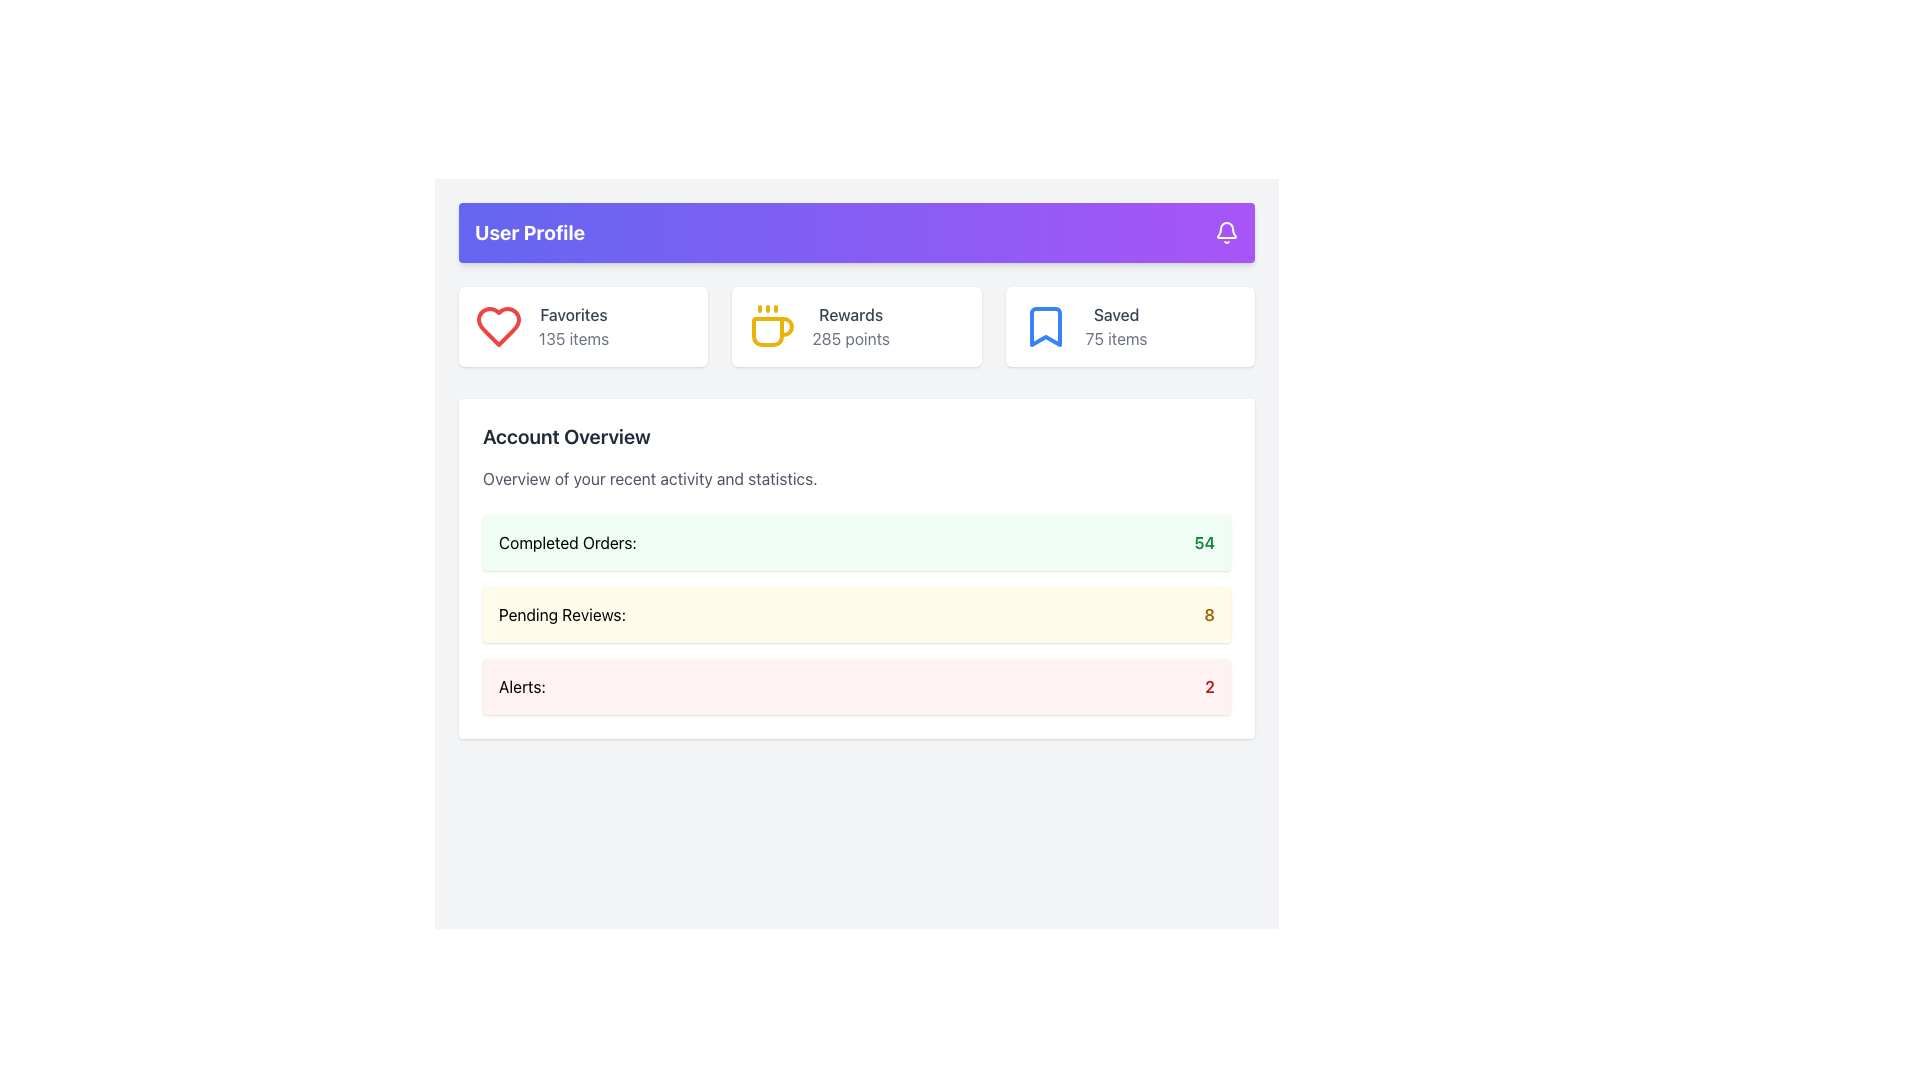  Describe the element at coordinates (1044, 326) in the screenshot. I see `the blue bookmark icon located in the 'Saved' section, between 'Rewards' and '75 items'` at that location.